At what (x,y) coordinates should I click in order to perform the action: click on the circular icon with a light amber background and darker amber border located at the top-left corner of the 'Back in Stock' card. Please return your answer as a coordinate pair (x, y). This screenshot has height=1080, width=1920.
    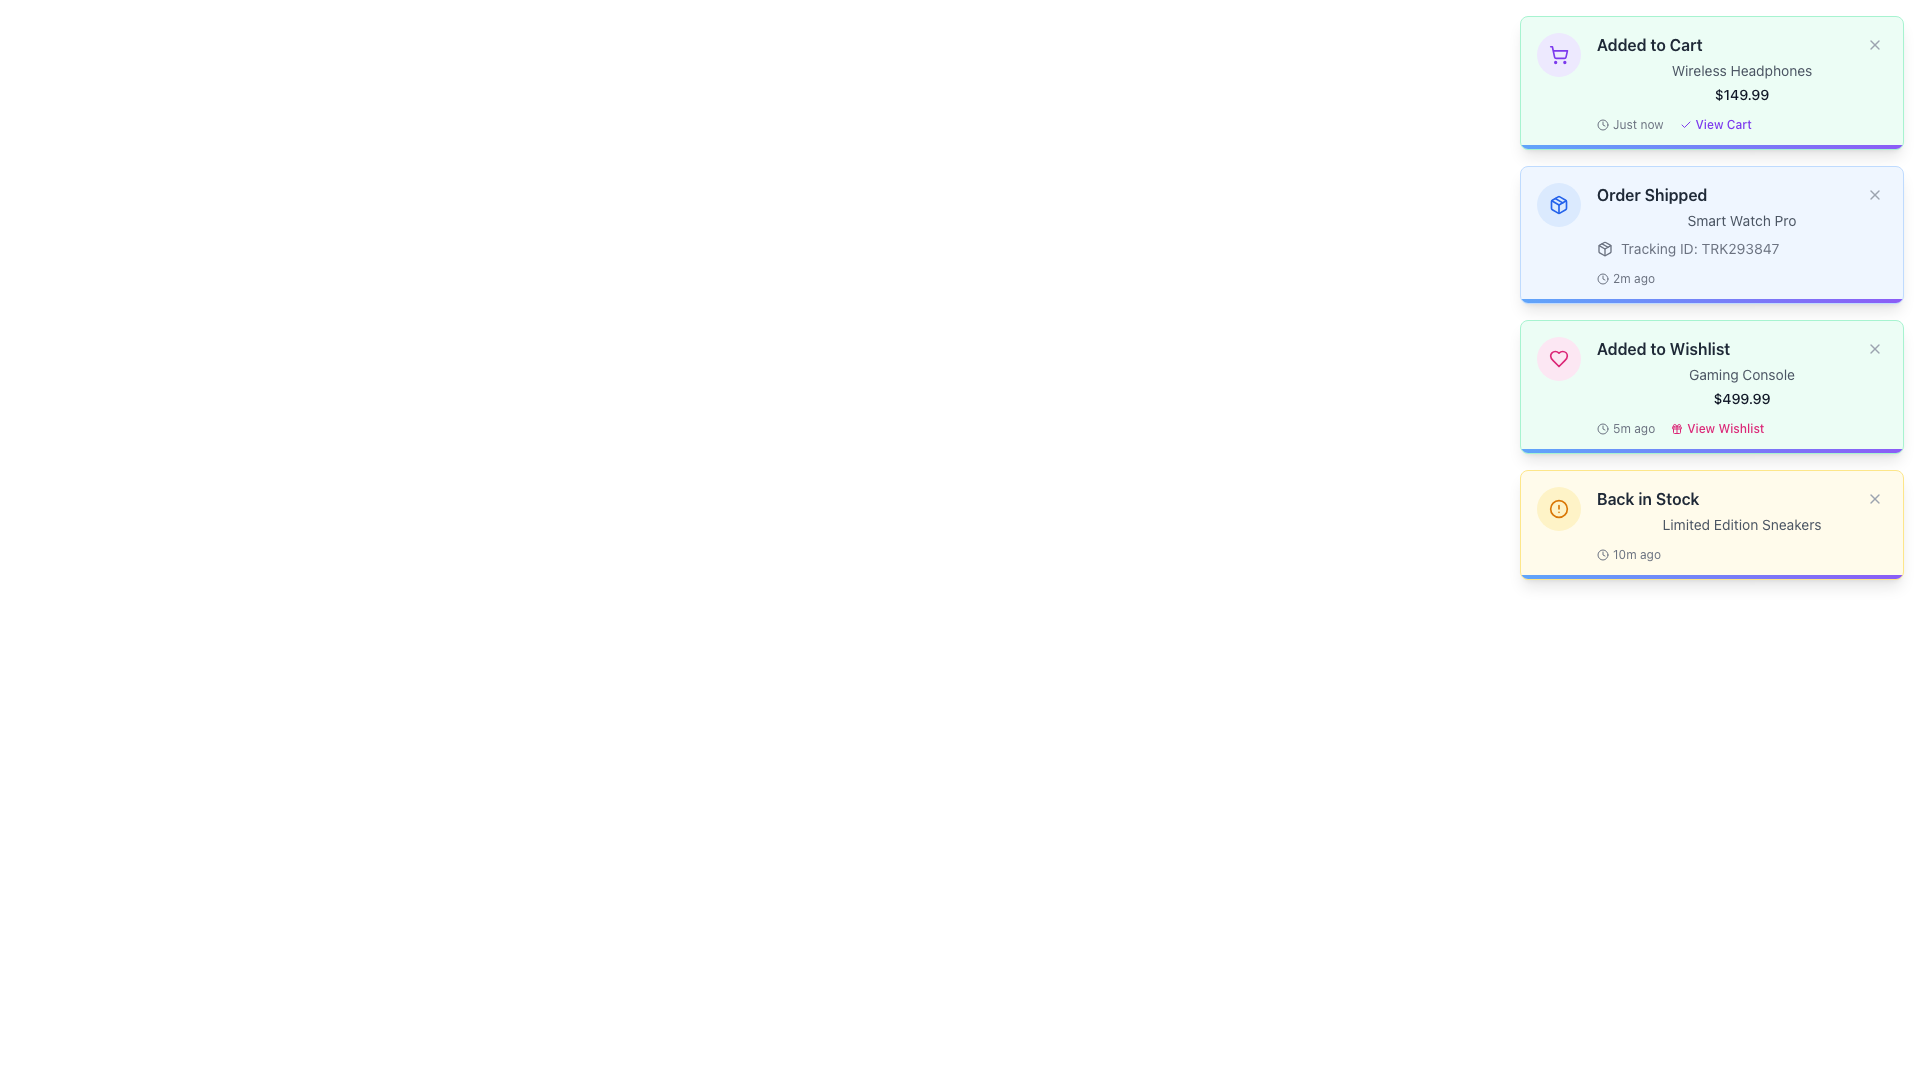
    Looking at the image, I should click on (1558, 508).